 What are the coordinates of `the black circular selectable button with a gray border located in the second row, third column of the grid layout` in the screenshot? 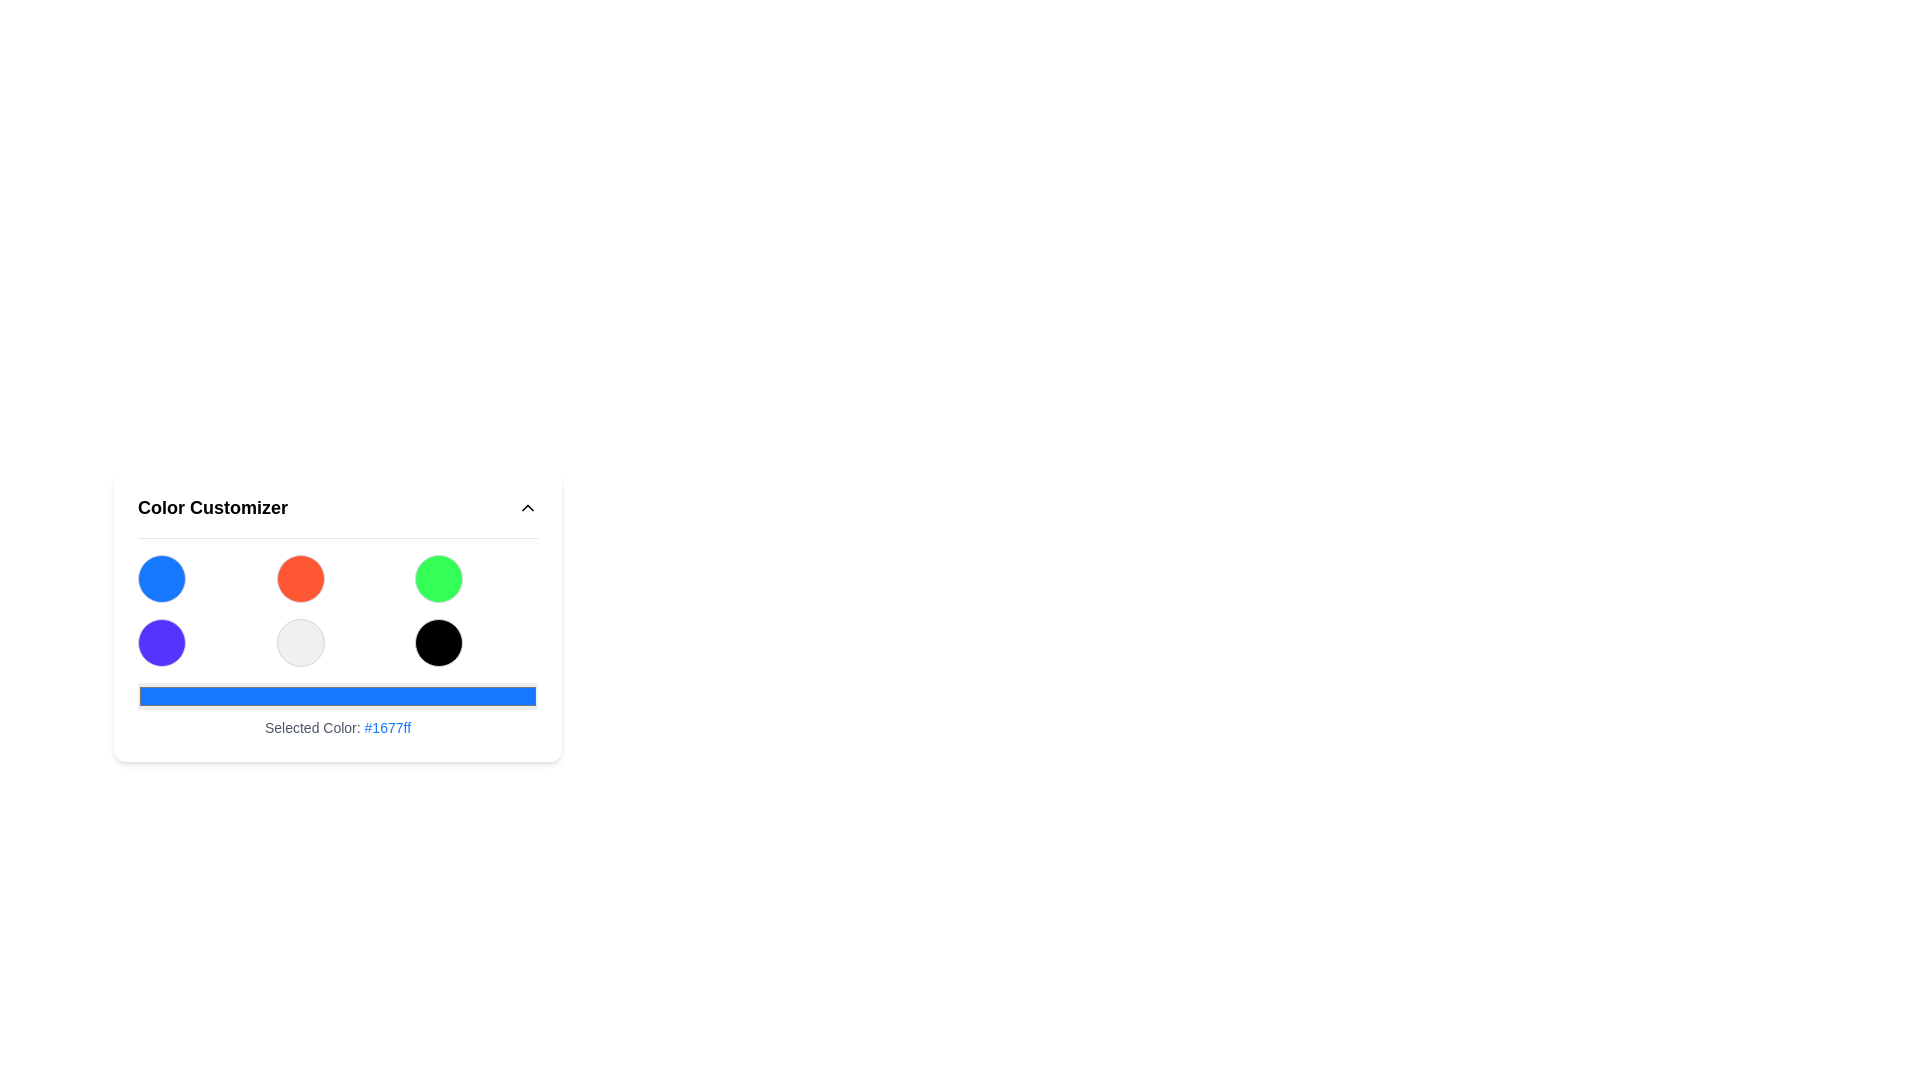 It's located at (438, 643).